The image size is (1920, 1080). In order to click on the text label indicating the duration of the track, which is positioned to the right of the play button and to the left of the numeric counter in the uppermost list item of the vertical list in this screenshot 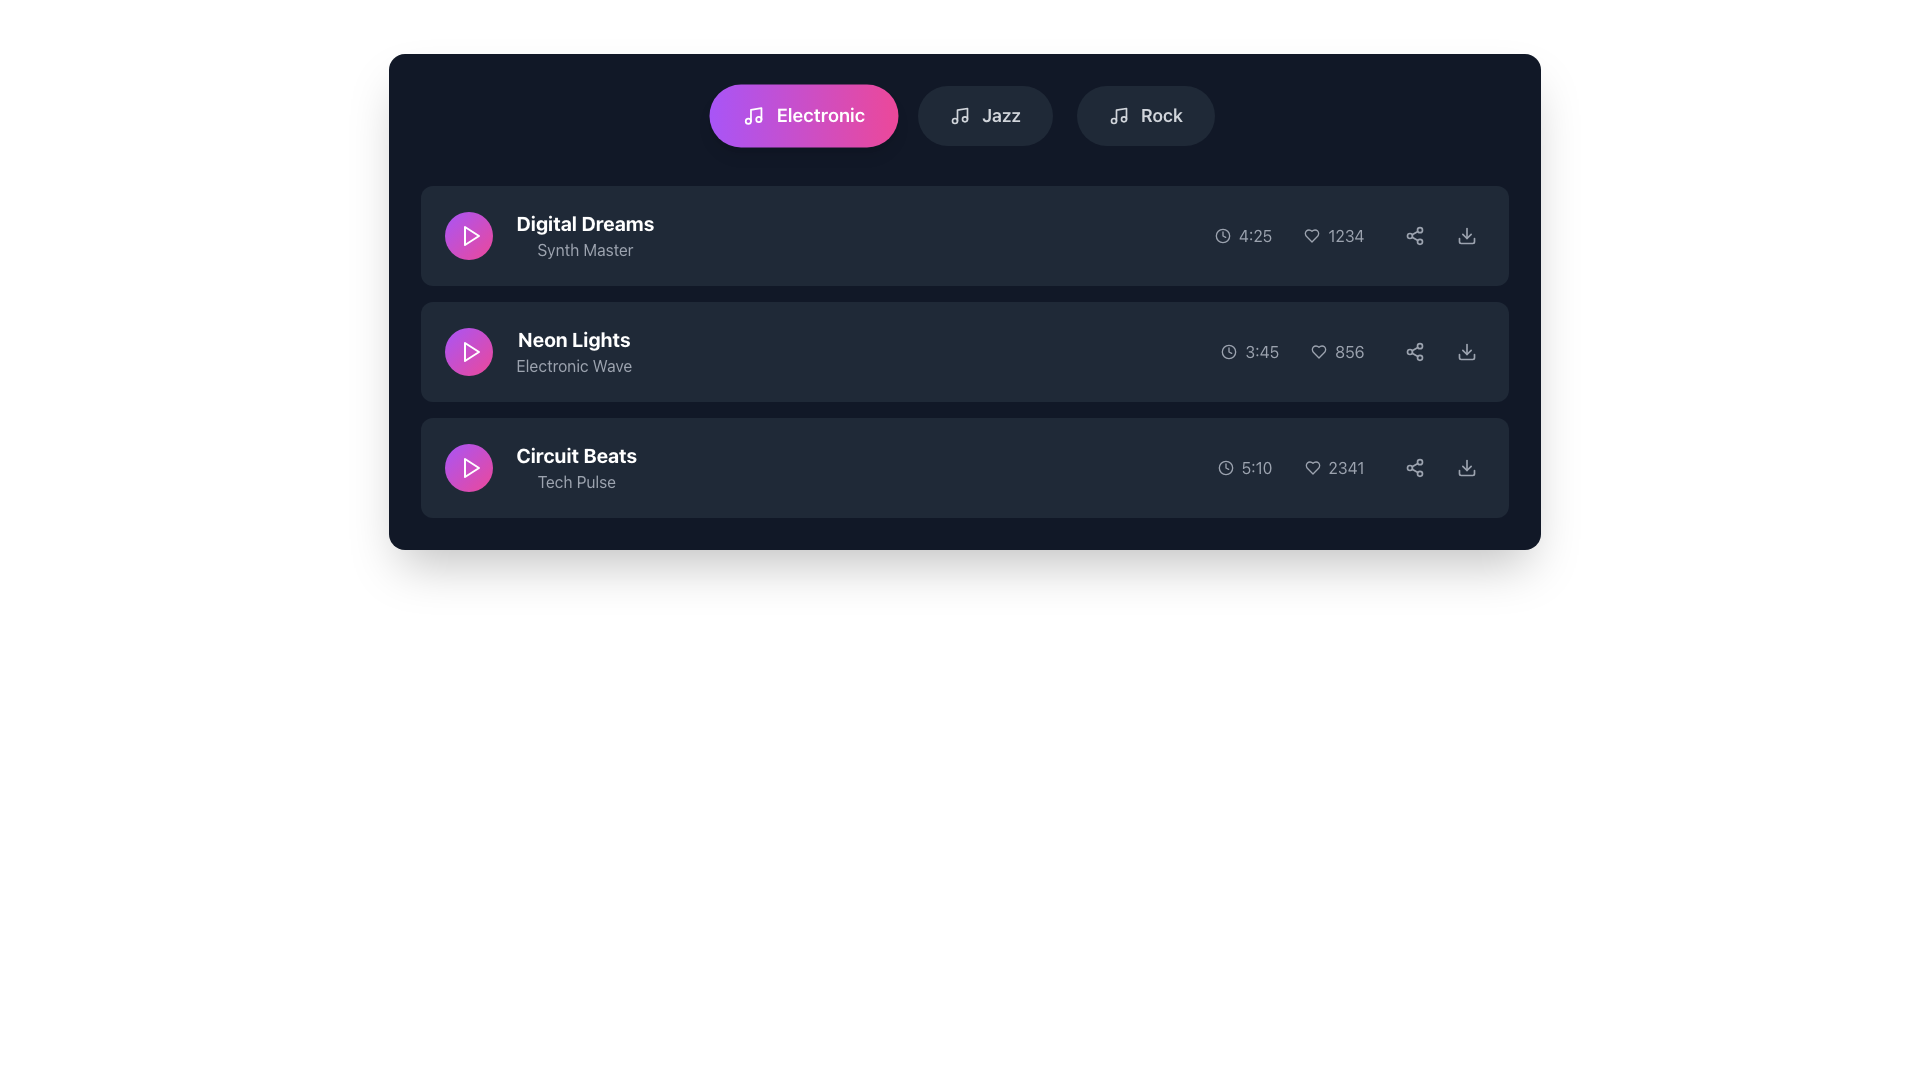, I will do `click(1242, 234)`.